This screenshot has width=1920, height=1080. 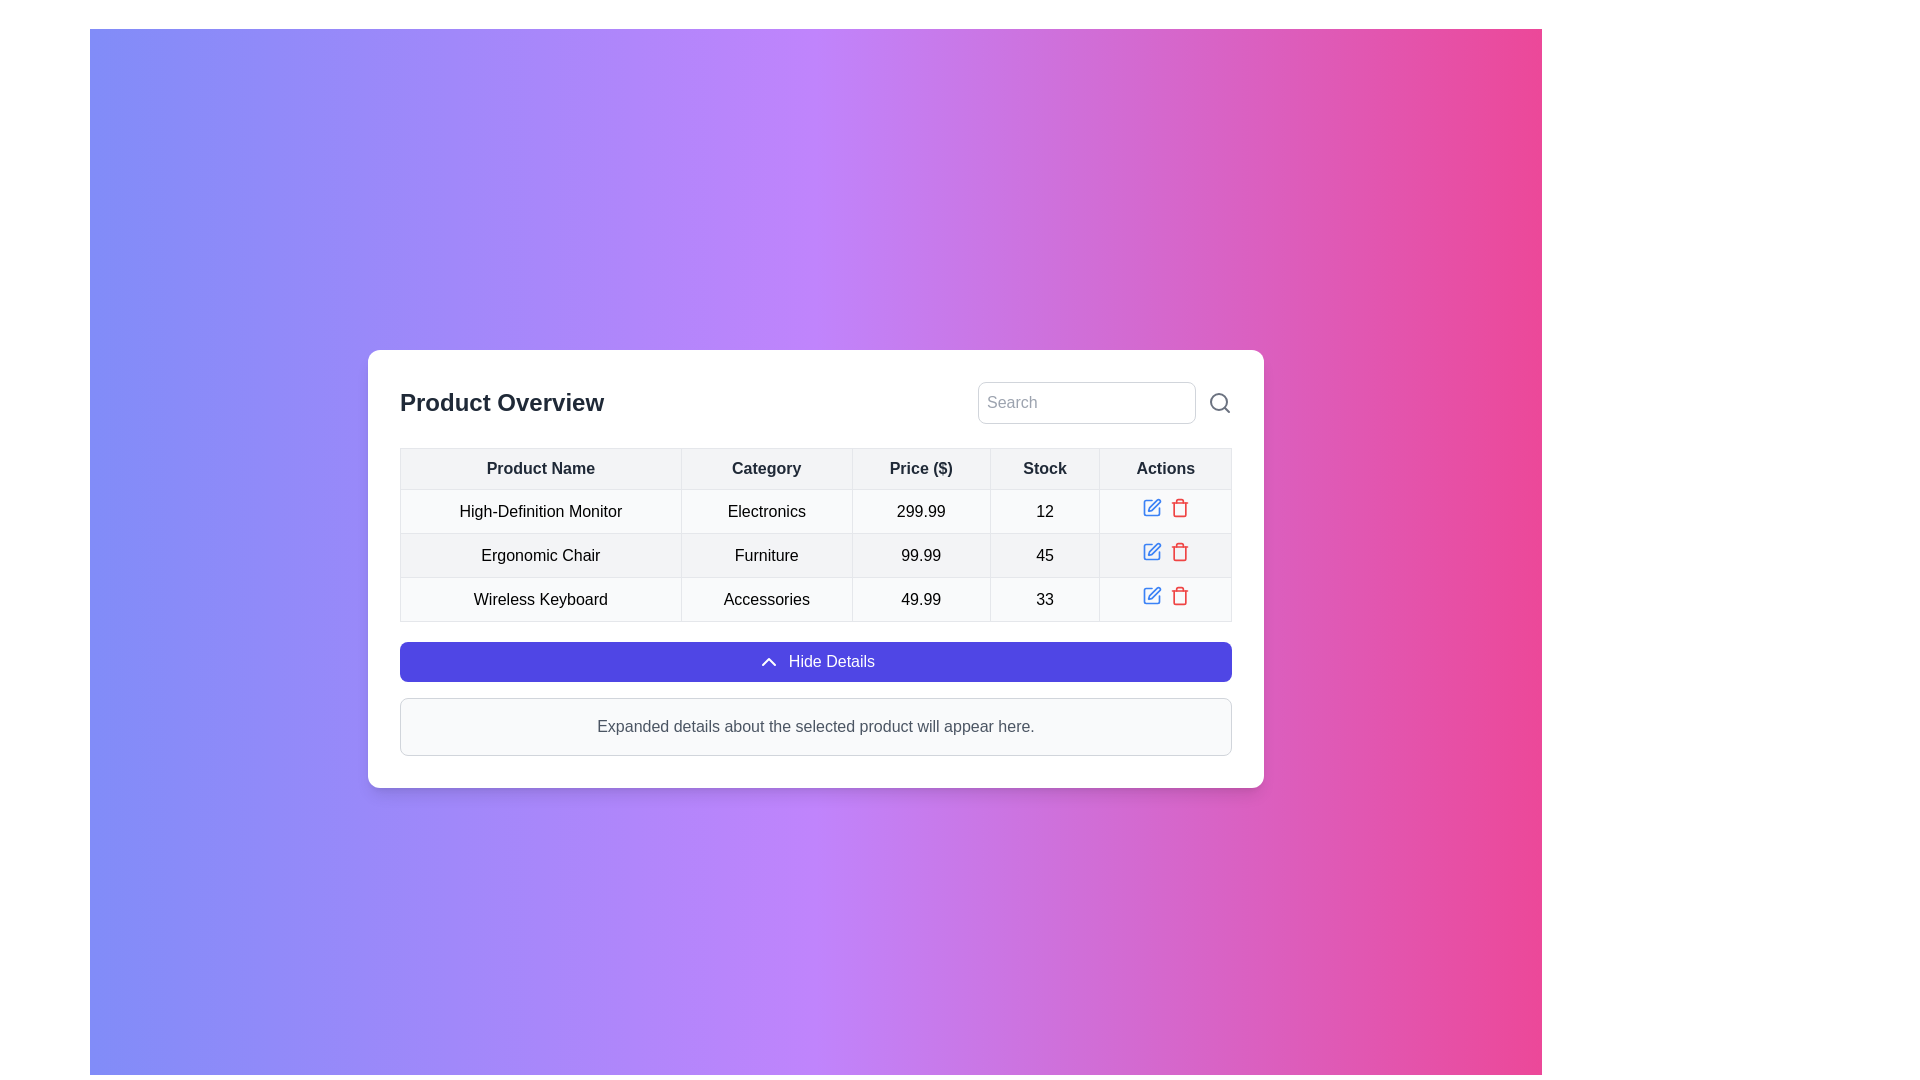 What do you see at coordinates (1044, 469) in the screenshot?
I see `the fourth table header cell that indicates stock quantities of items, positioned between the 'Price ($)' and 'Actions' header cells` at bounding box center [1044, 469].